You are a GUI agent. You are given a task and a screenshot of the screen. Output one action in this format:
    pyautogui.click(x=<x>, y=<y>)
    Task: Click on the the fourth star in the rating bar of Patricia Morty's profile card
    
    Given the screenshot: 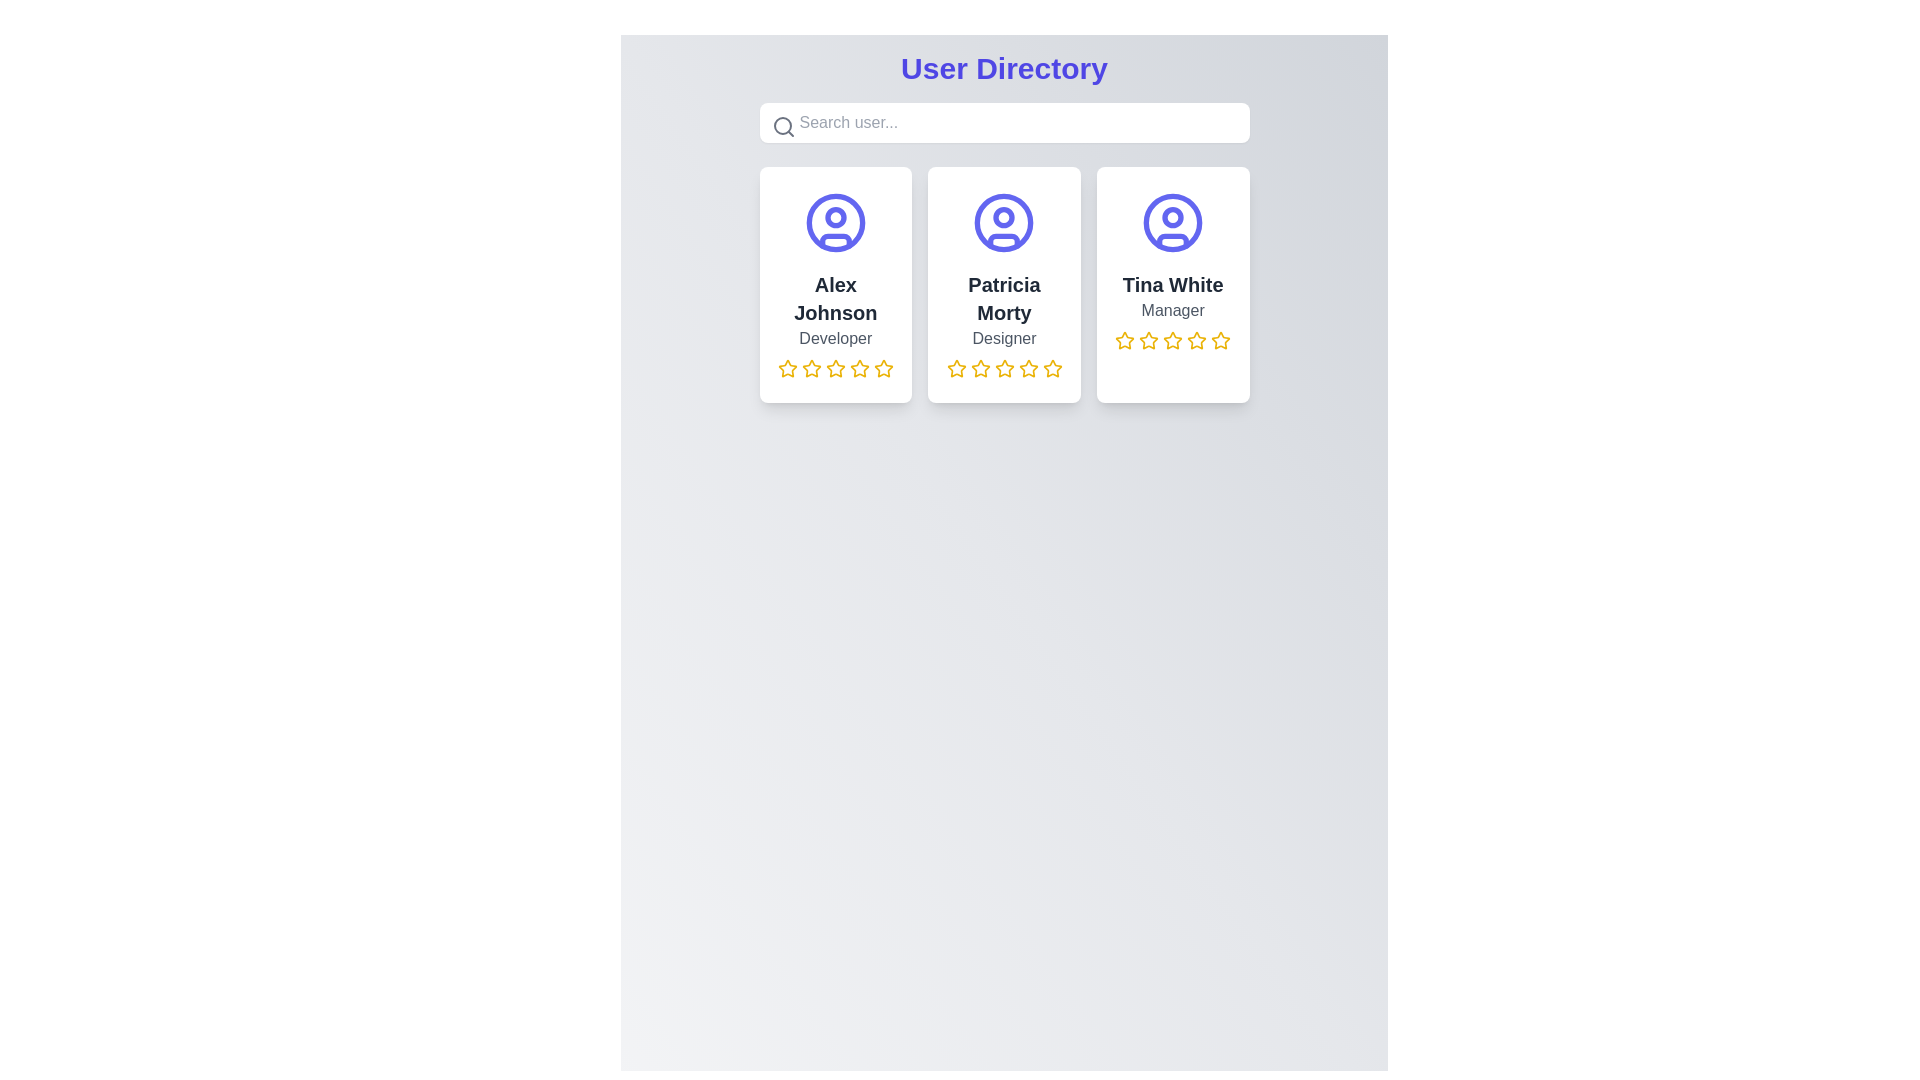 What is the action you would take?
    pyautogui.click(x=1028, y=368)
    